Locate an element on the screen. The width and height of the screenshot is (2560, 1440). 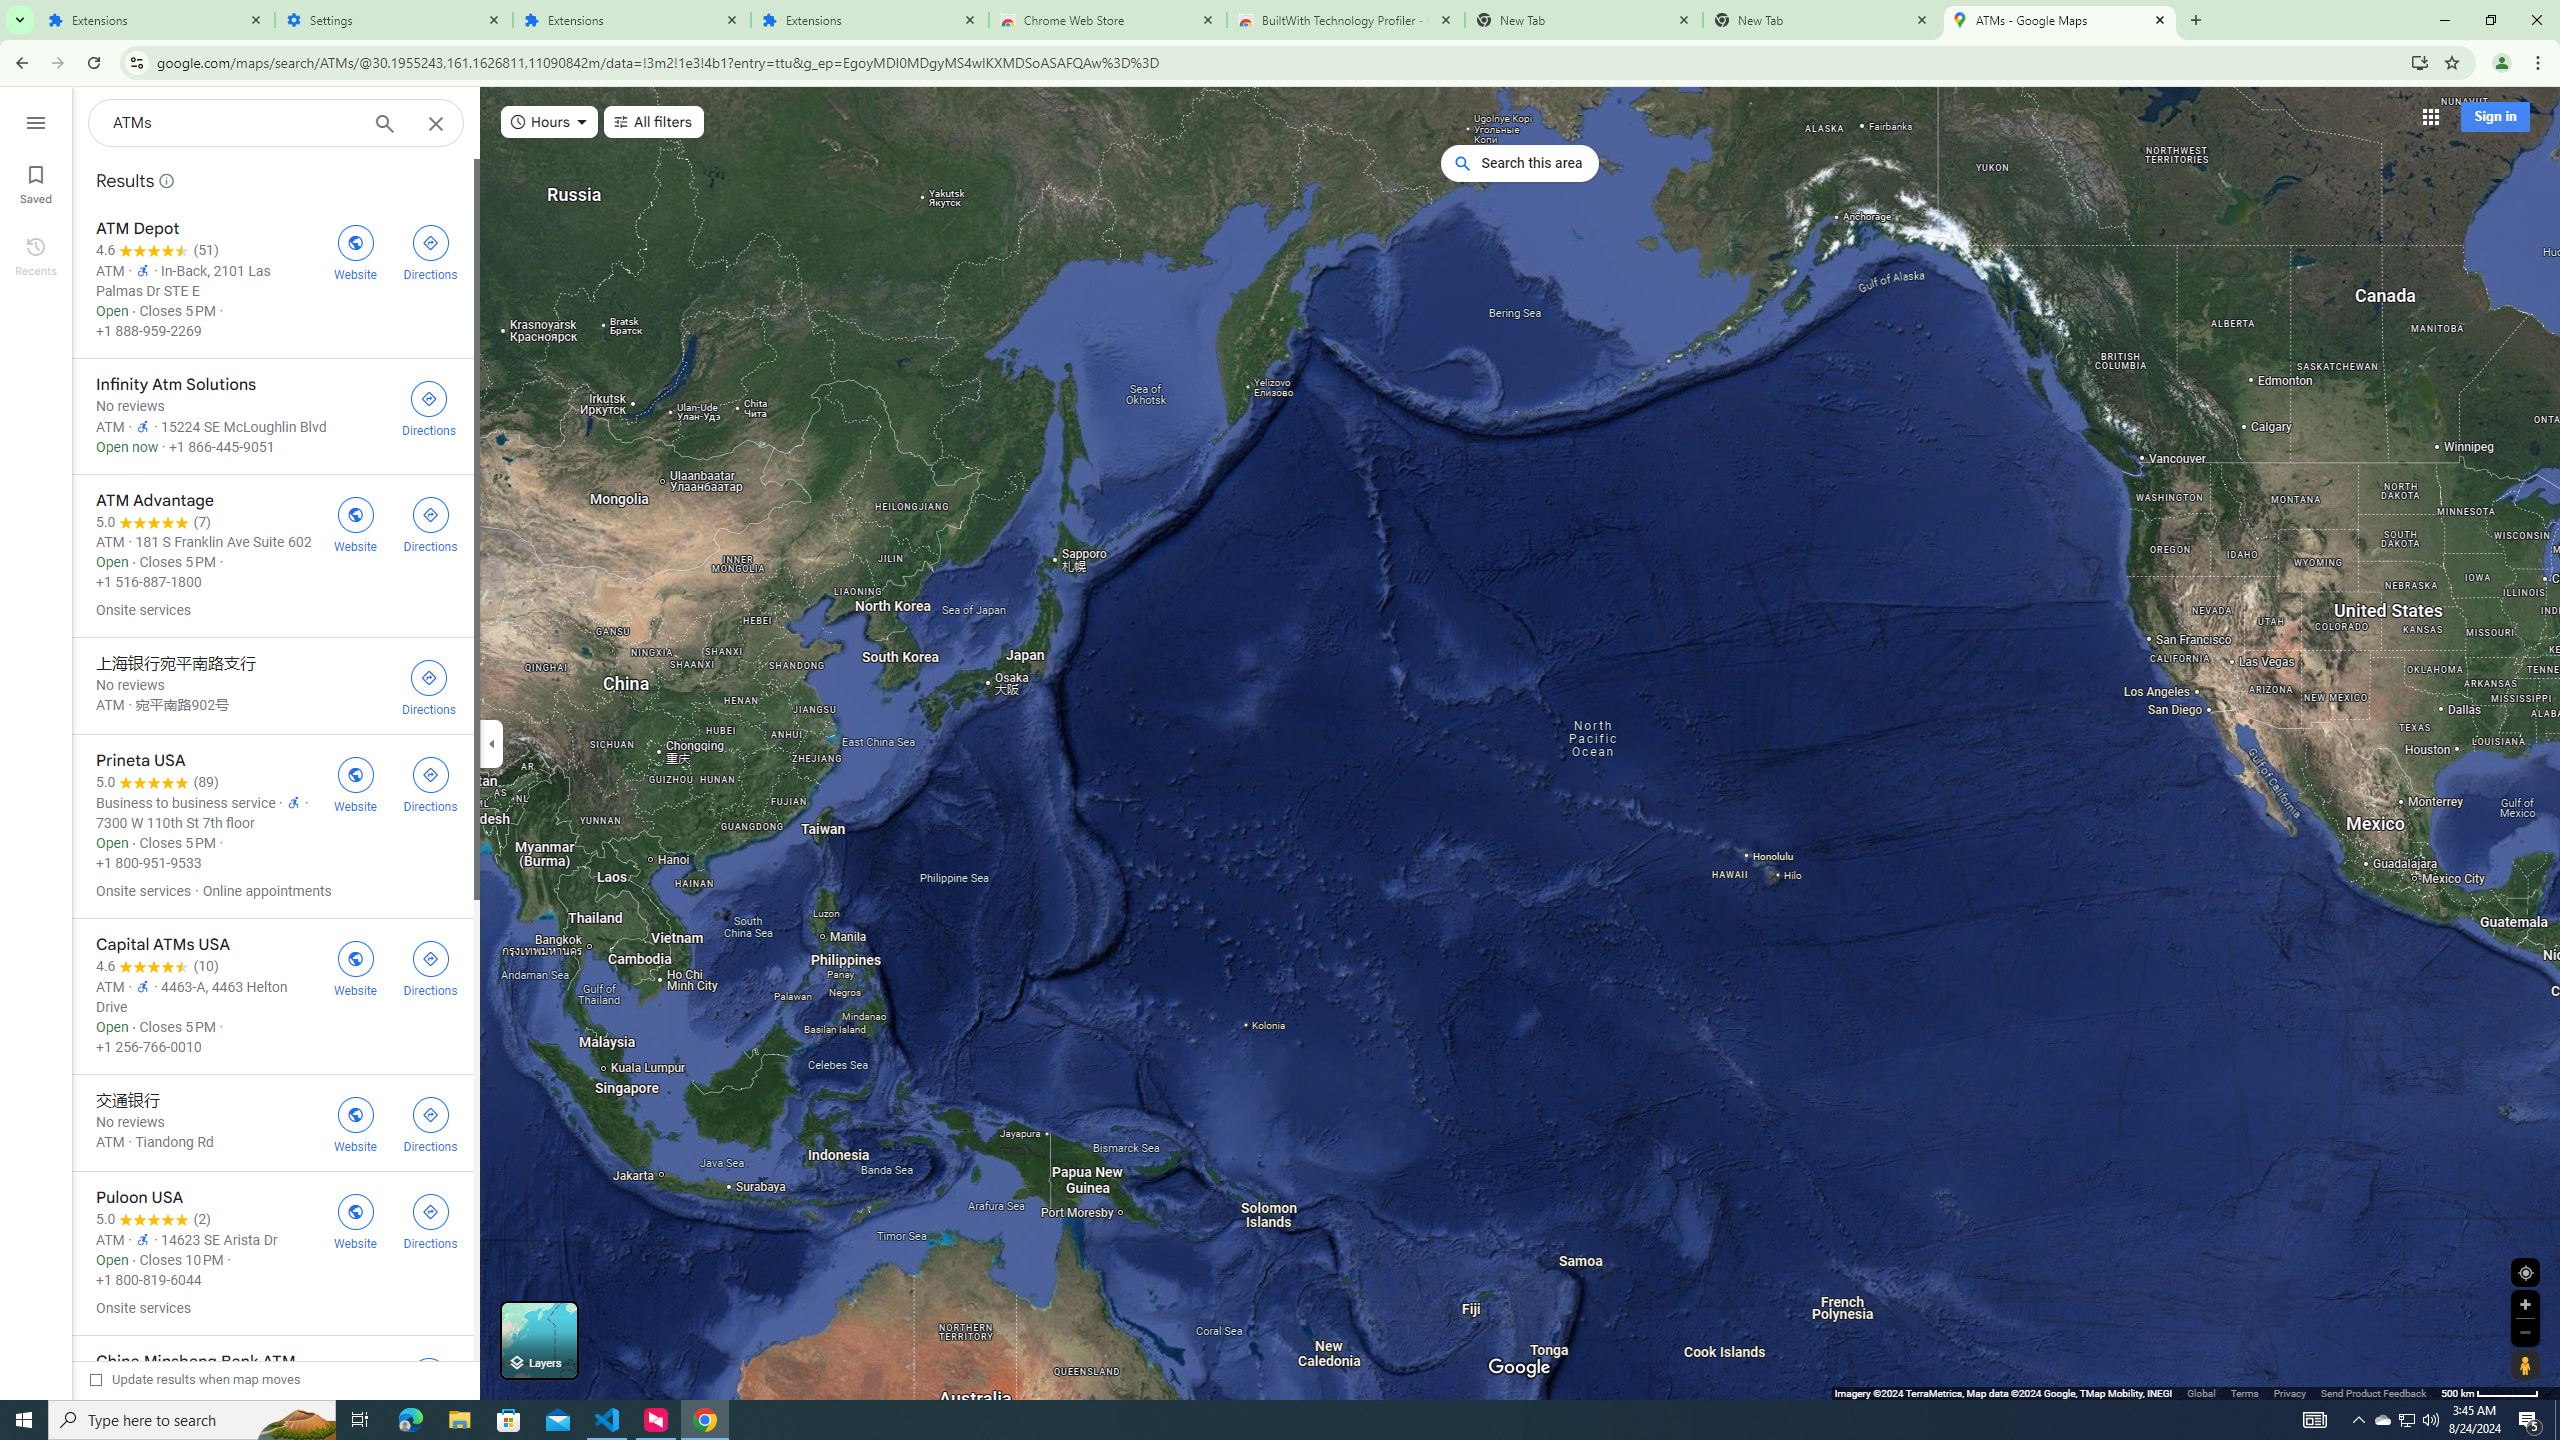
'New Tab' is located at coordinates (1822, 19).